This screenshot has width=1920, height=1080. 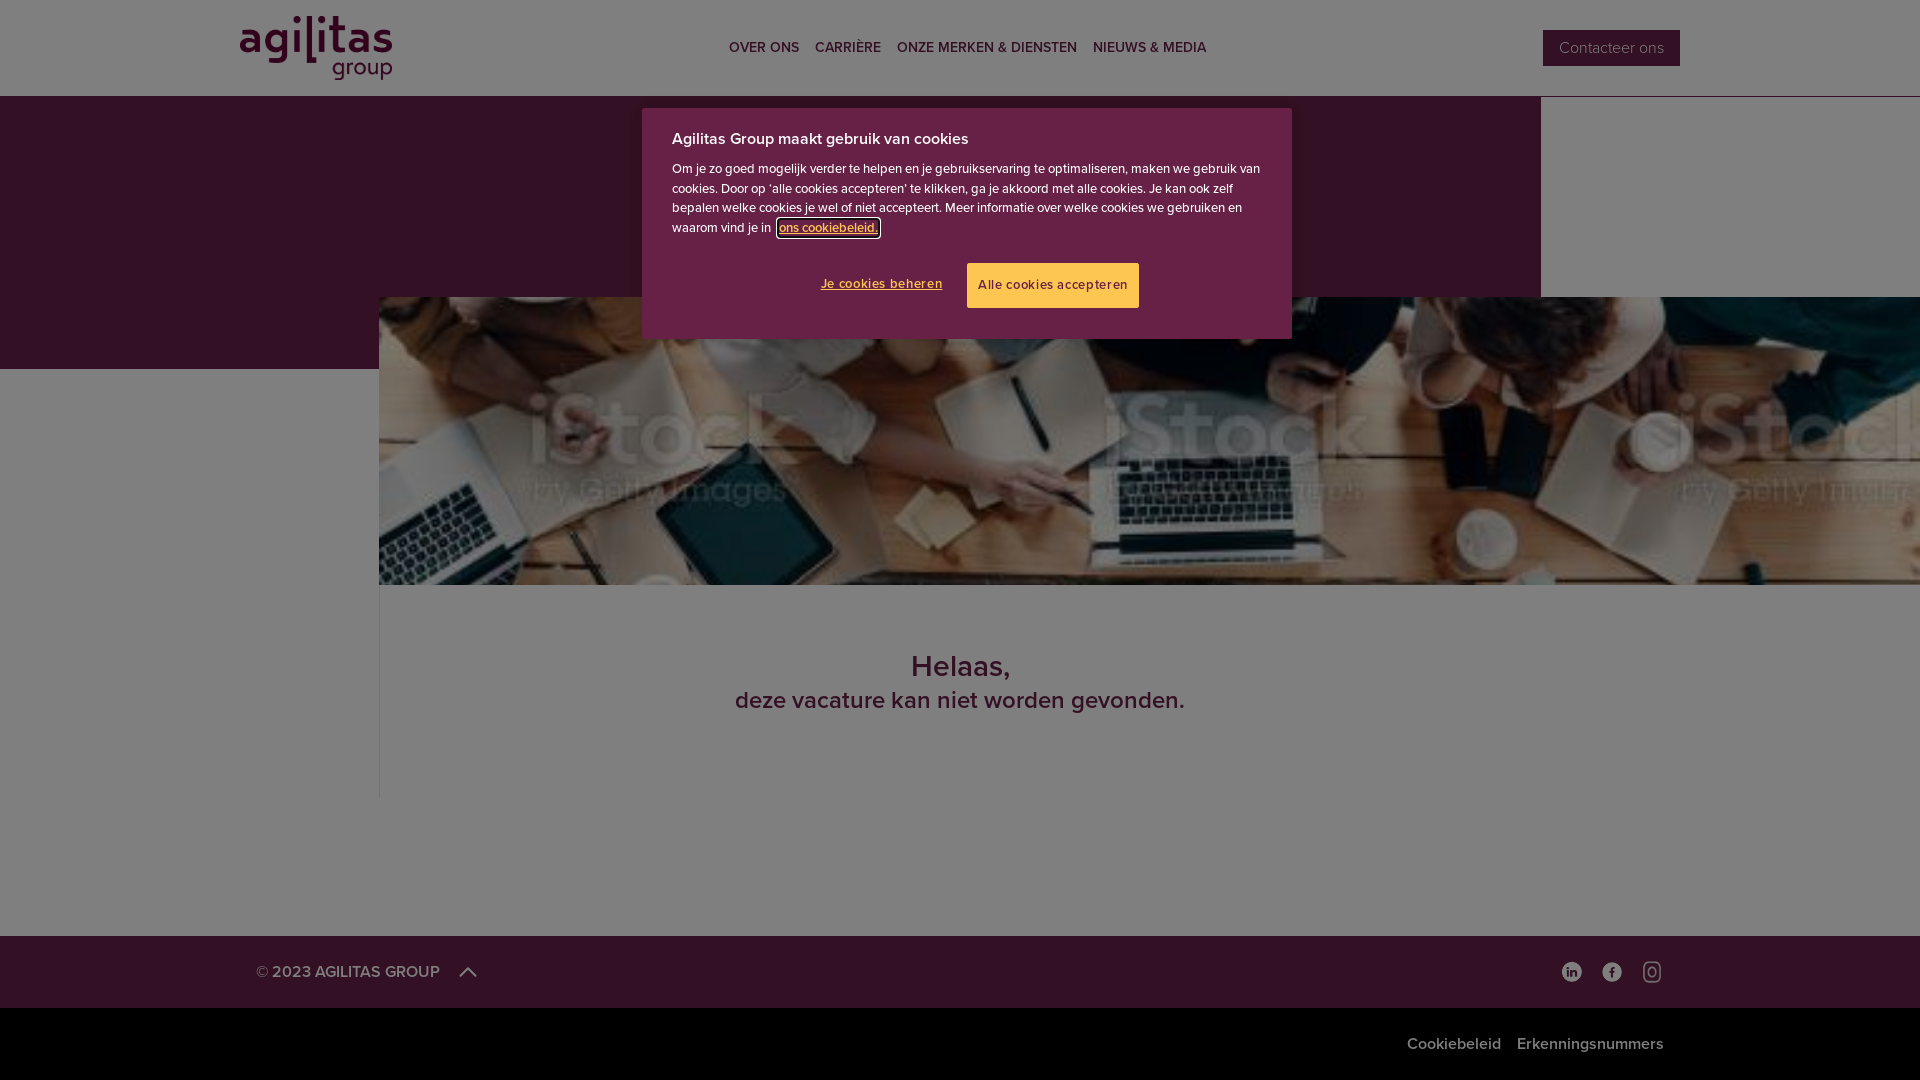 What do you see at coordinates (1516, 1043) in the screenshot?
I see `'Erkenningsnummers'` at bounding box center [1516, 1043].